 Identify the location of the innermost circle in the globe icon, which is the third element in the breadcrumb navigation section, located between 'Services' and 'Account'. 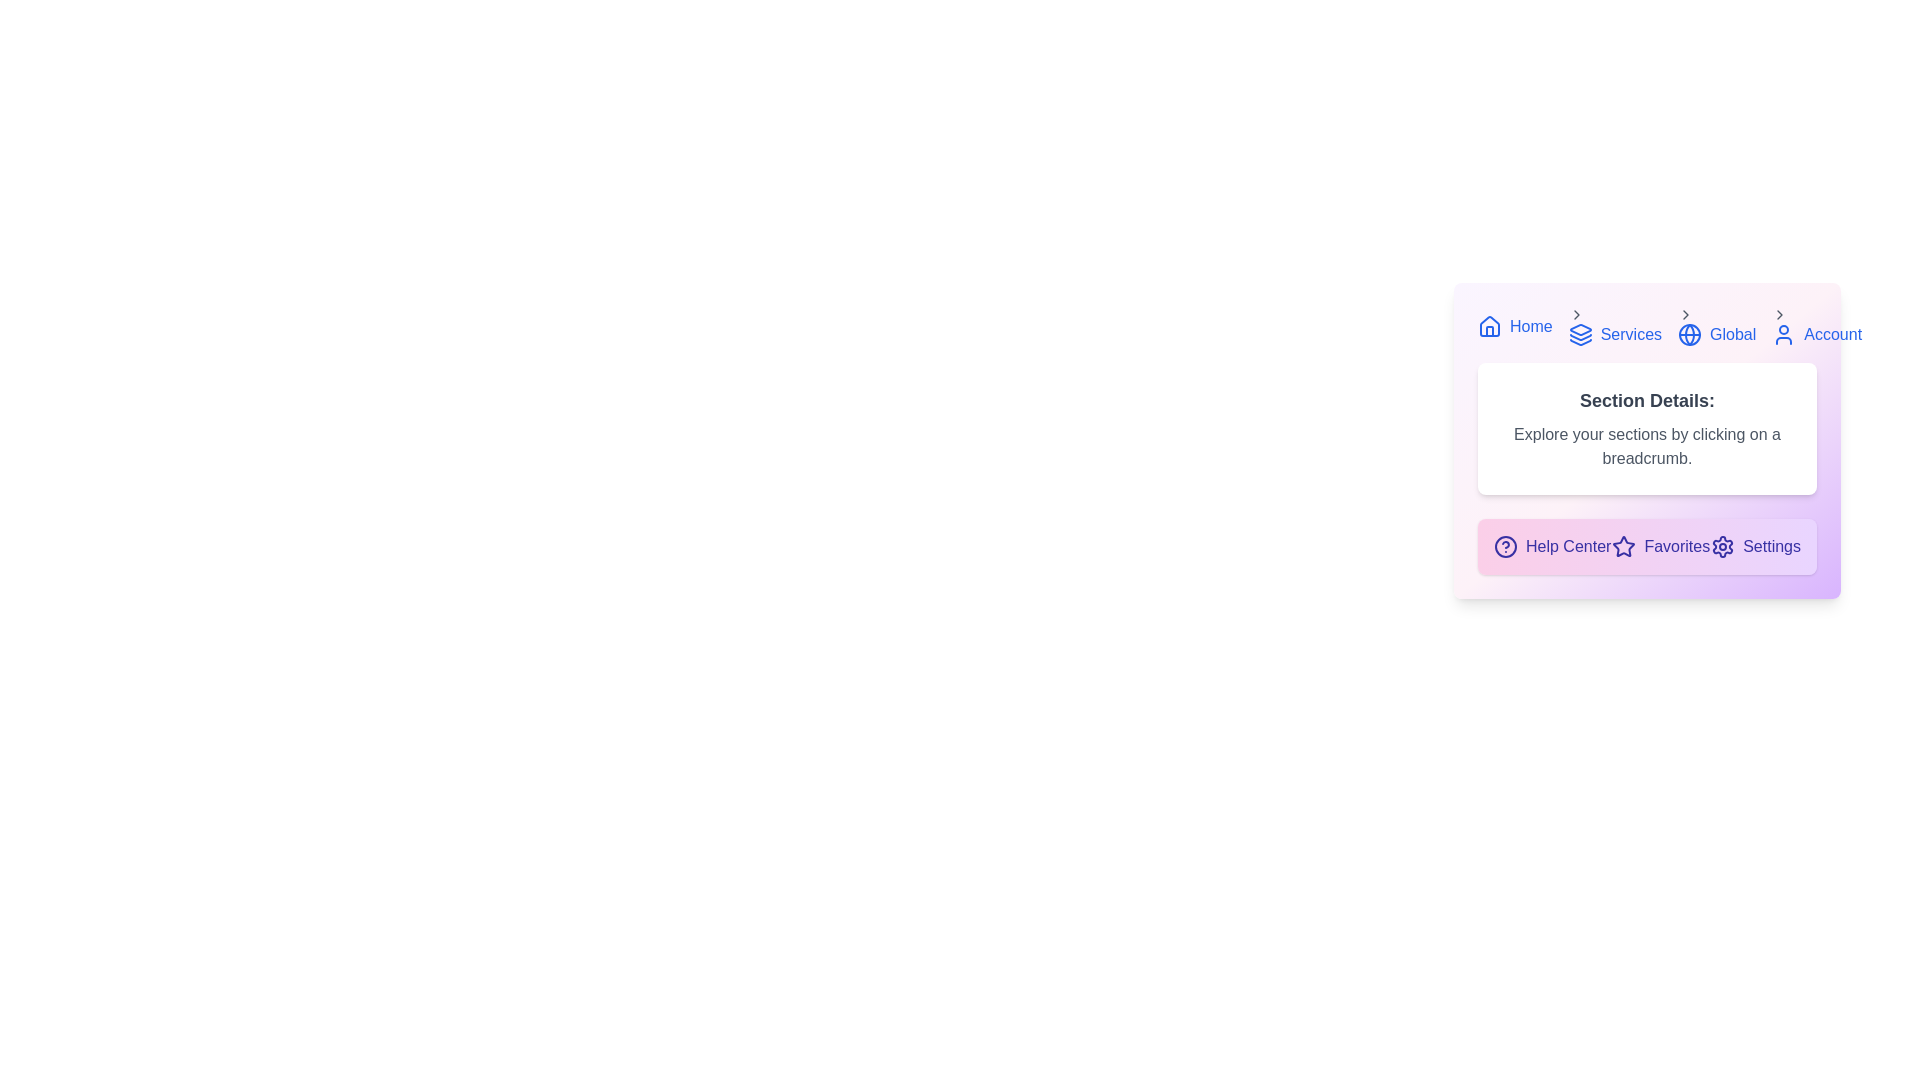
(1688, 334).